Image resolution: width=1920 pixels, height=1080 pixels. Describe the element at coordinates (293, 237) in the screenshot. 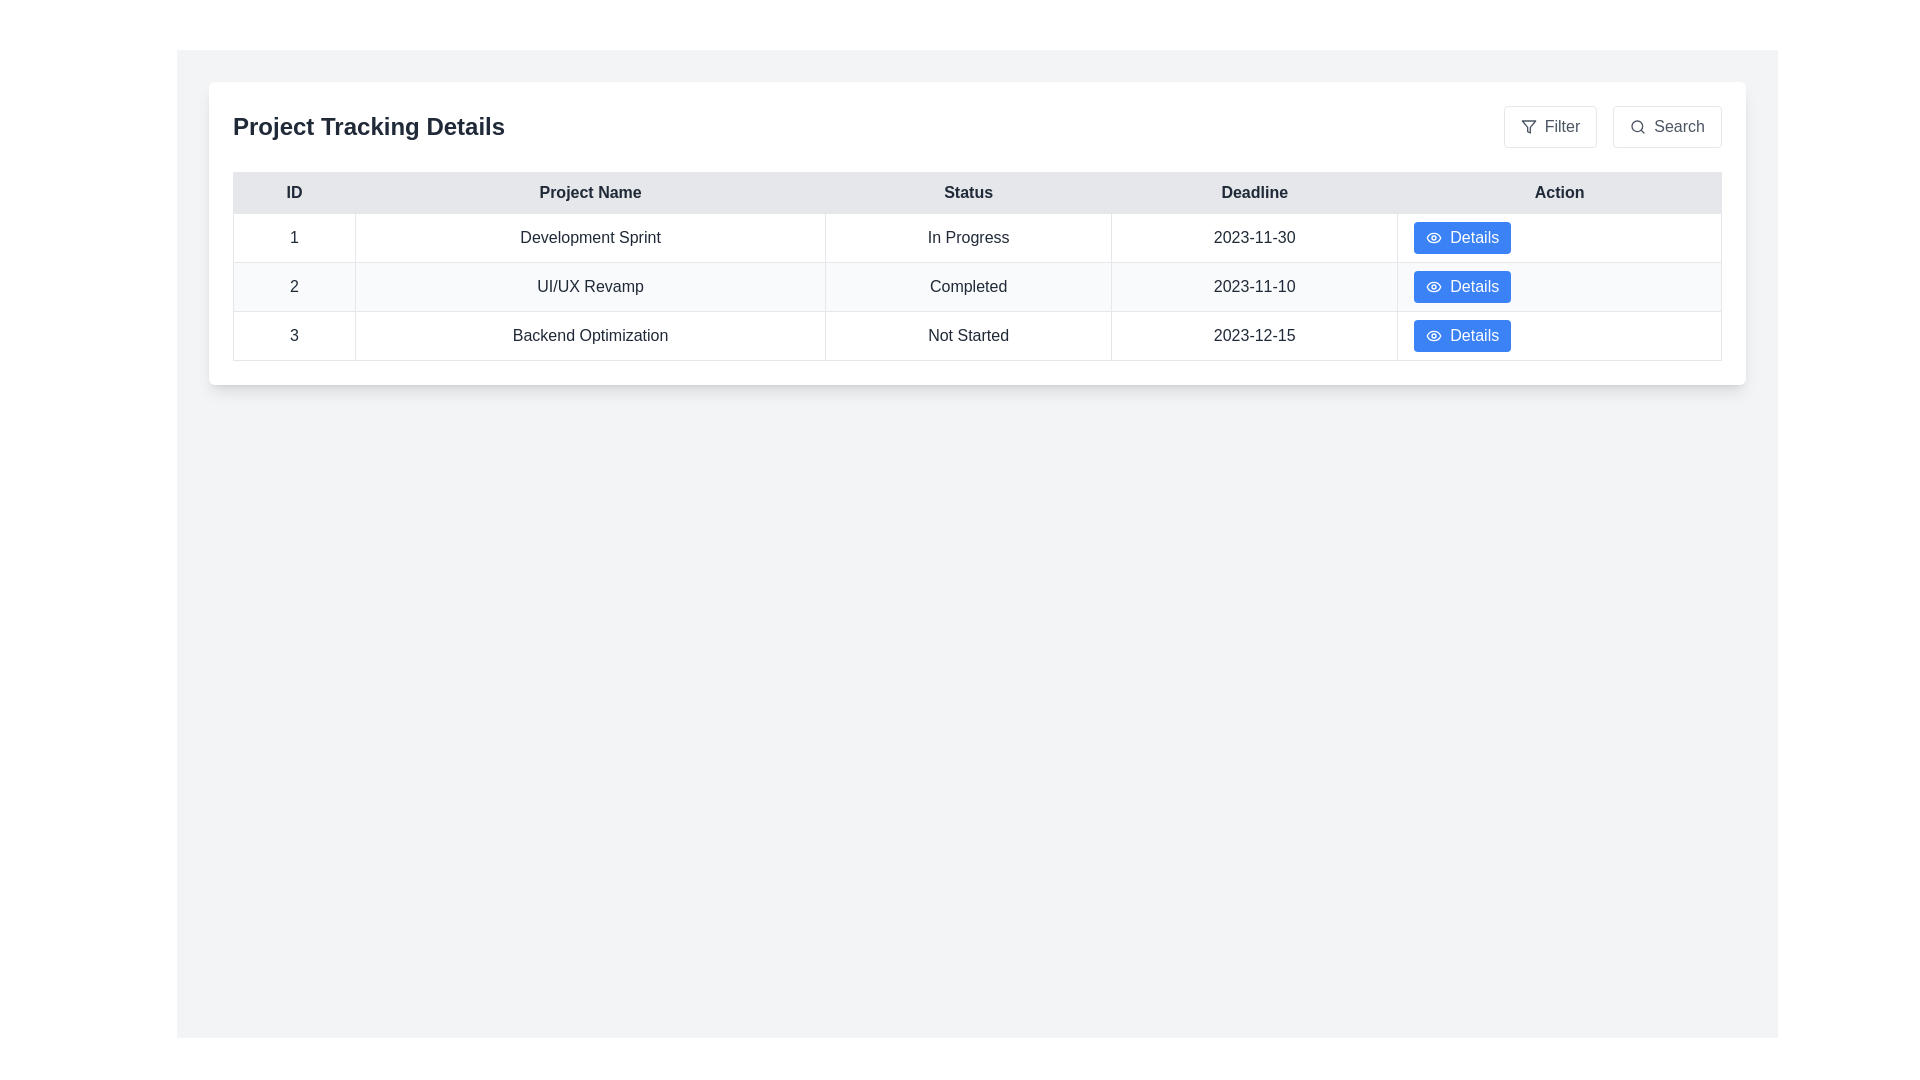

I see `the text element displaying the number '1' in a sans-serif font, located in the first row of the 'ID' column in a tabular layout` at that location.